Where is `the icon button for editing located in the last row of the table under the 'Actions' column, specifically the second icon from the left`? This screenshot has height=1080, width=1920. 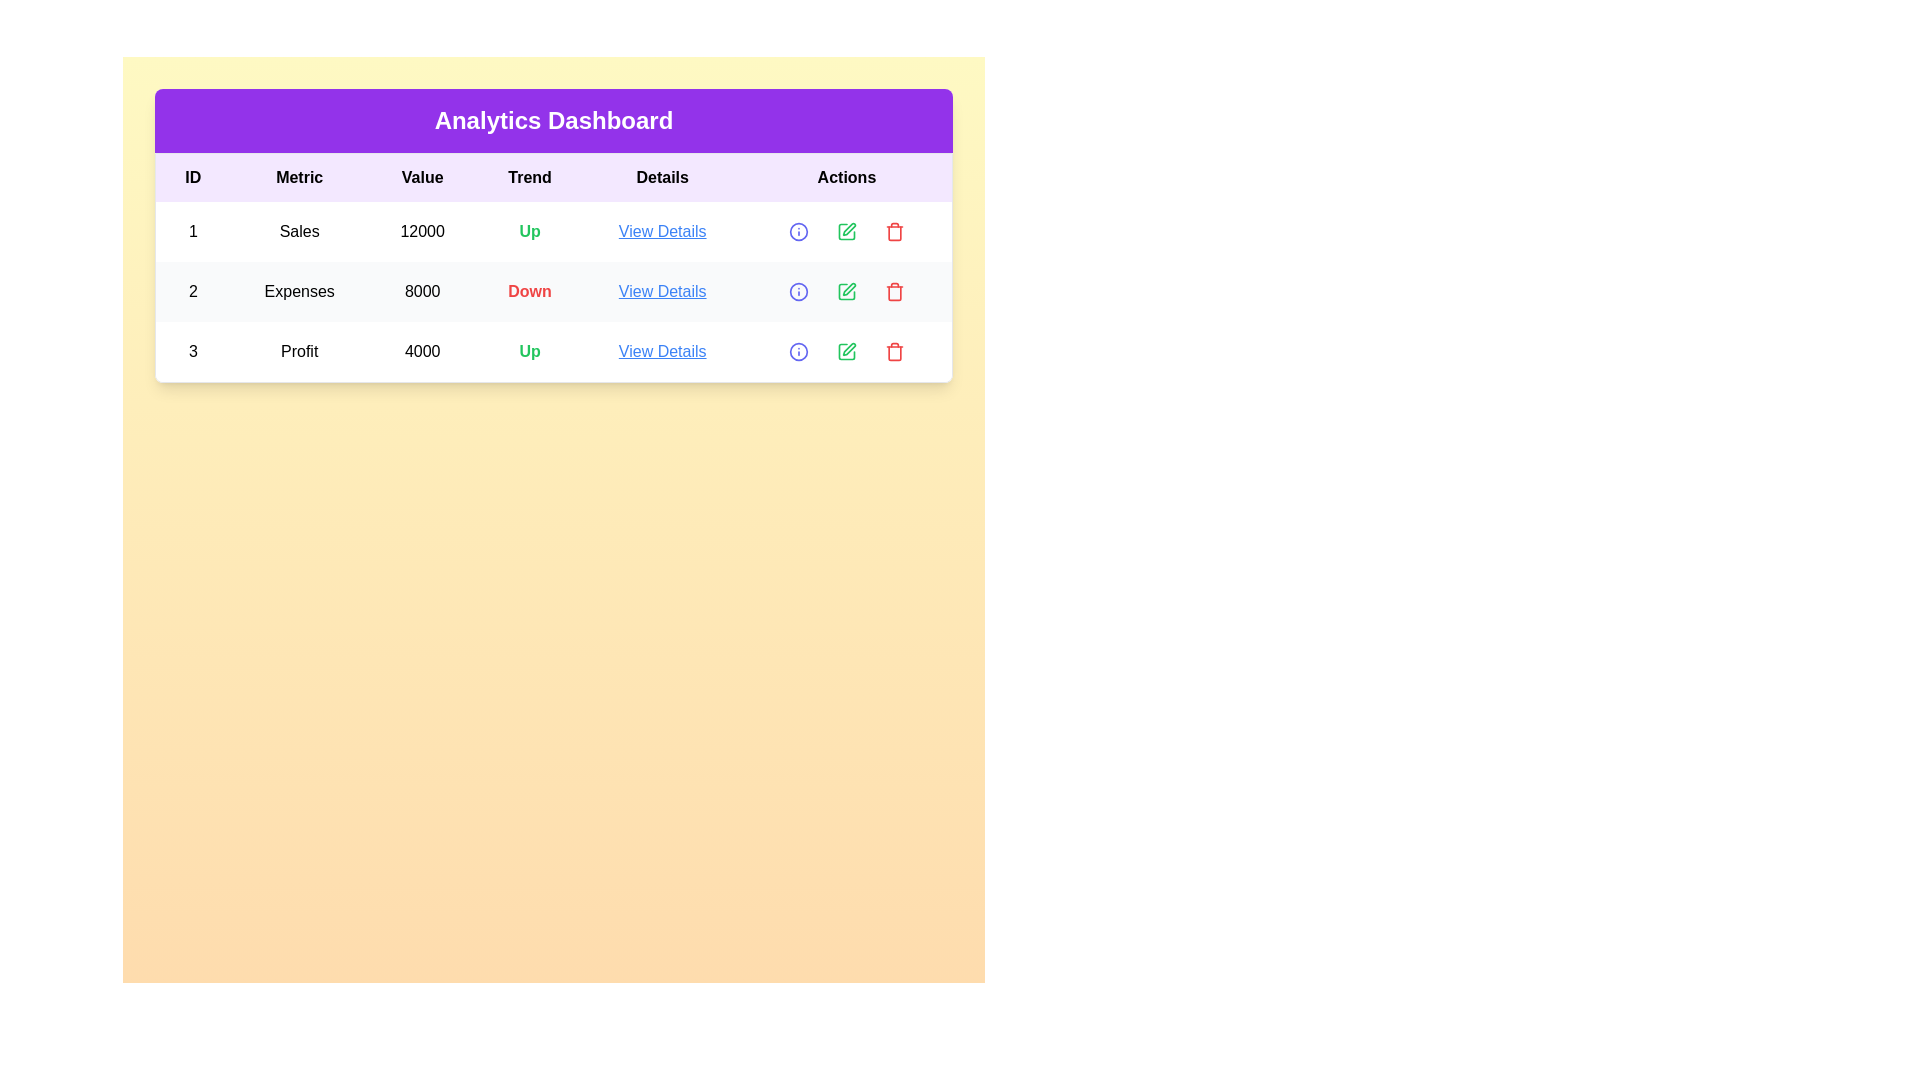 the icon button for editing located in the last row of the table under the 'Actions' column, specifically the second icon from the left is located at coordinates (845, 350).